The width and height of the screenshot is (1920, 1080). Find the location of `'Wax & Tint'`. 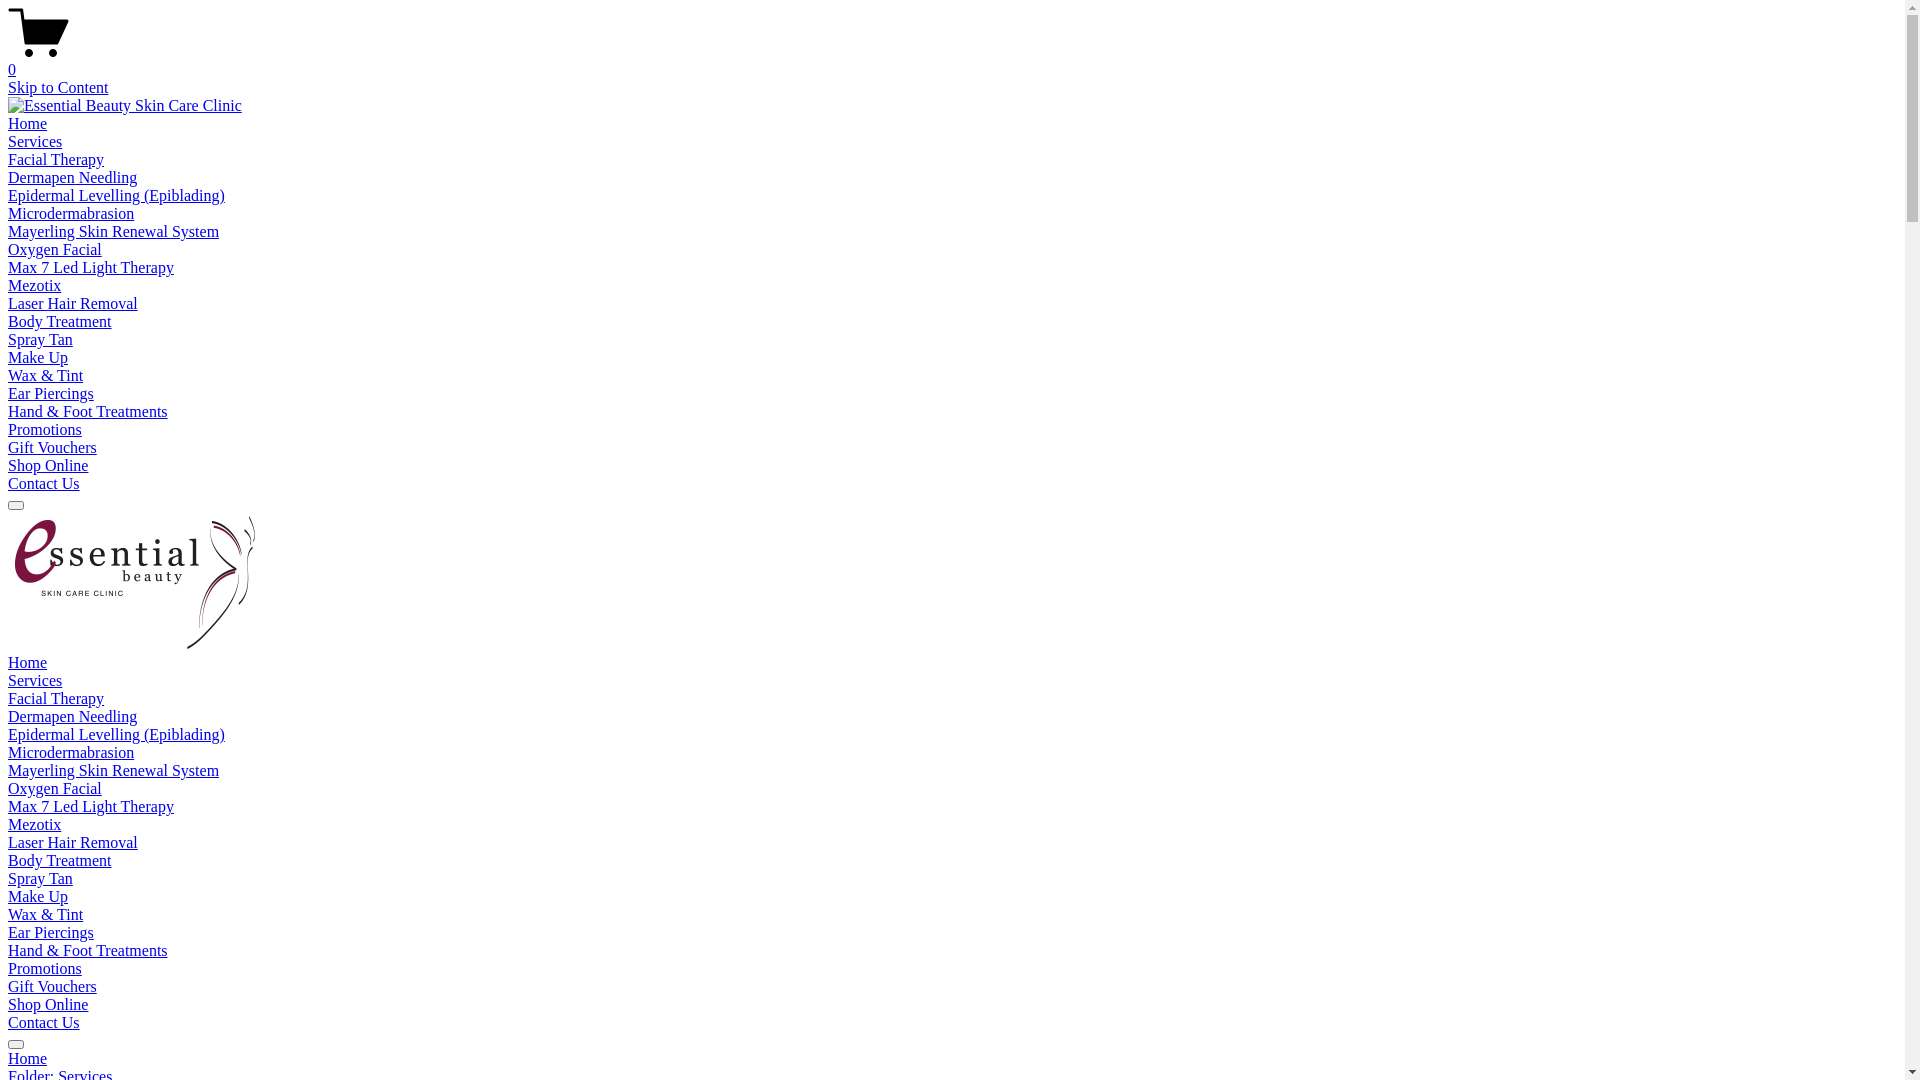

'Wax & Tint' is located at coordinates (45, 375).